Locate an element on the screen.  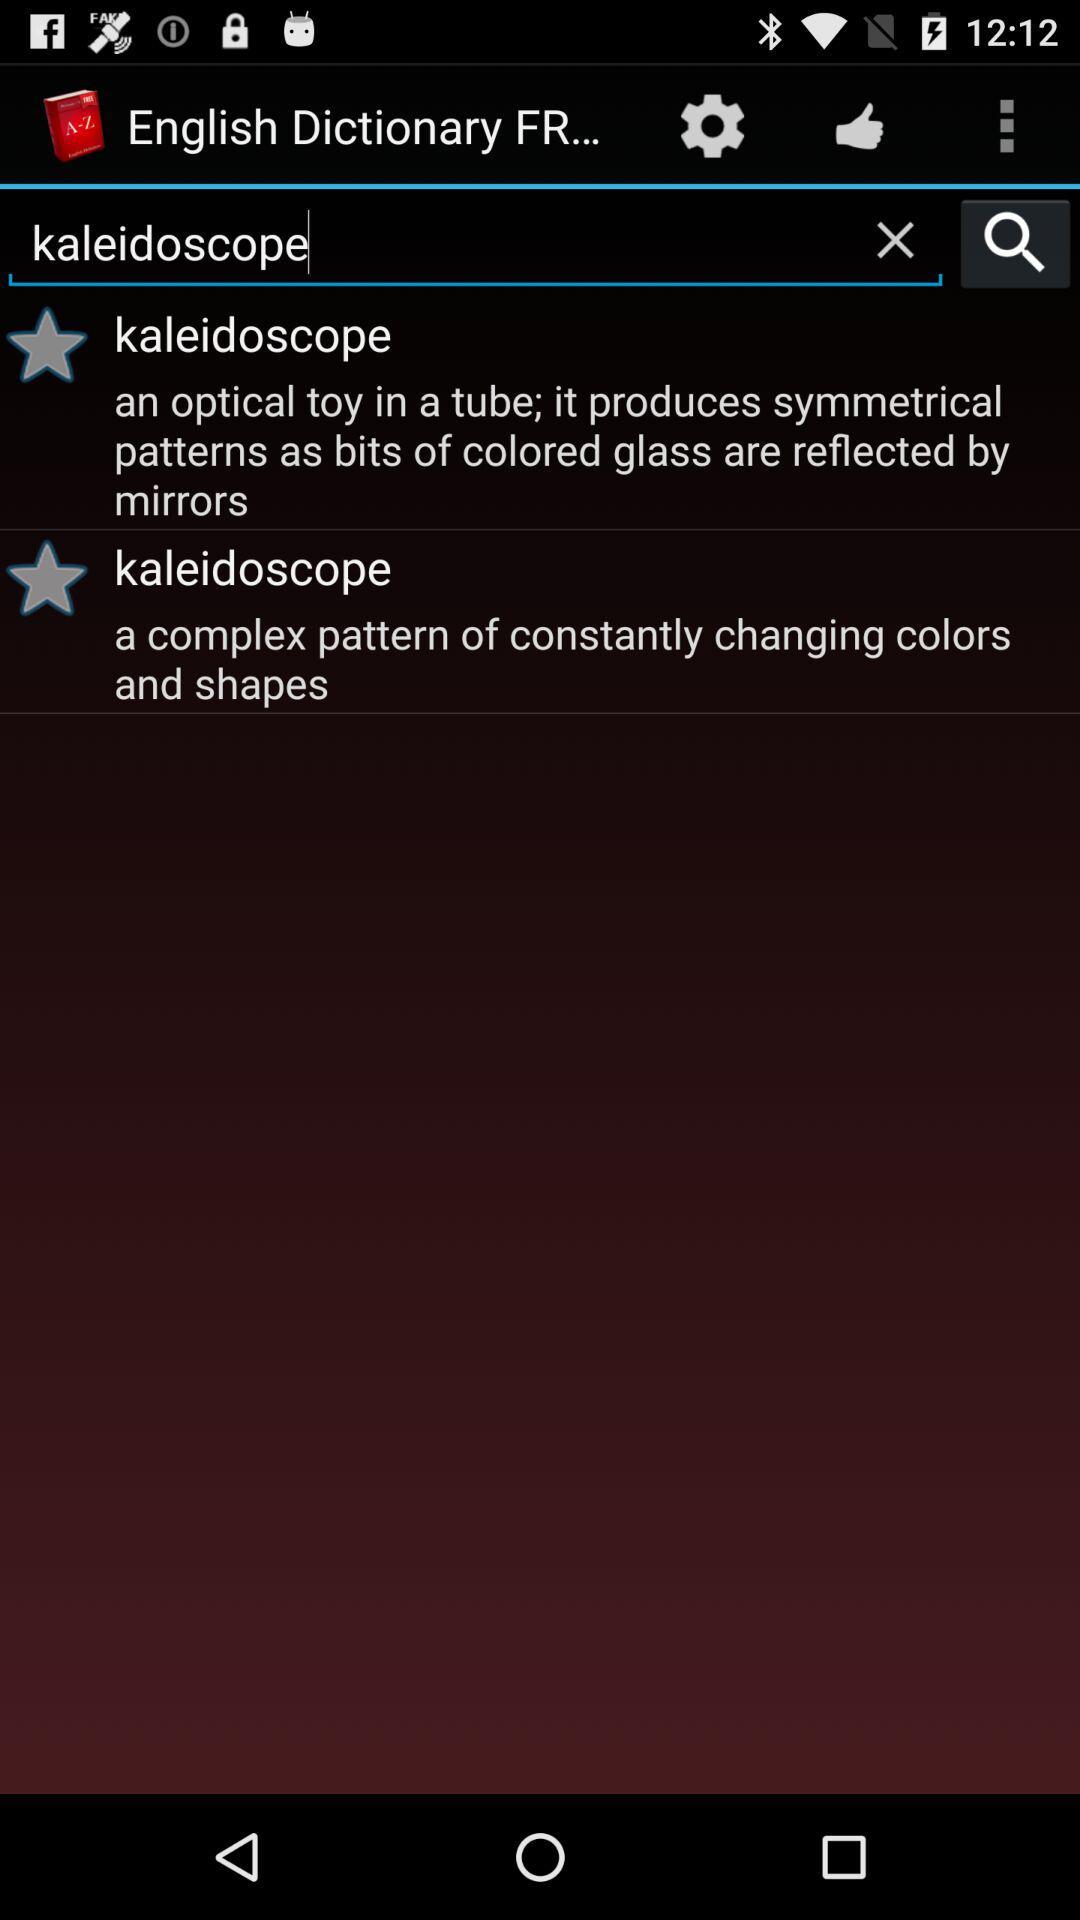
icon below the kaleidoscope app is located at coordinates (593, 656).